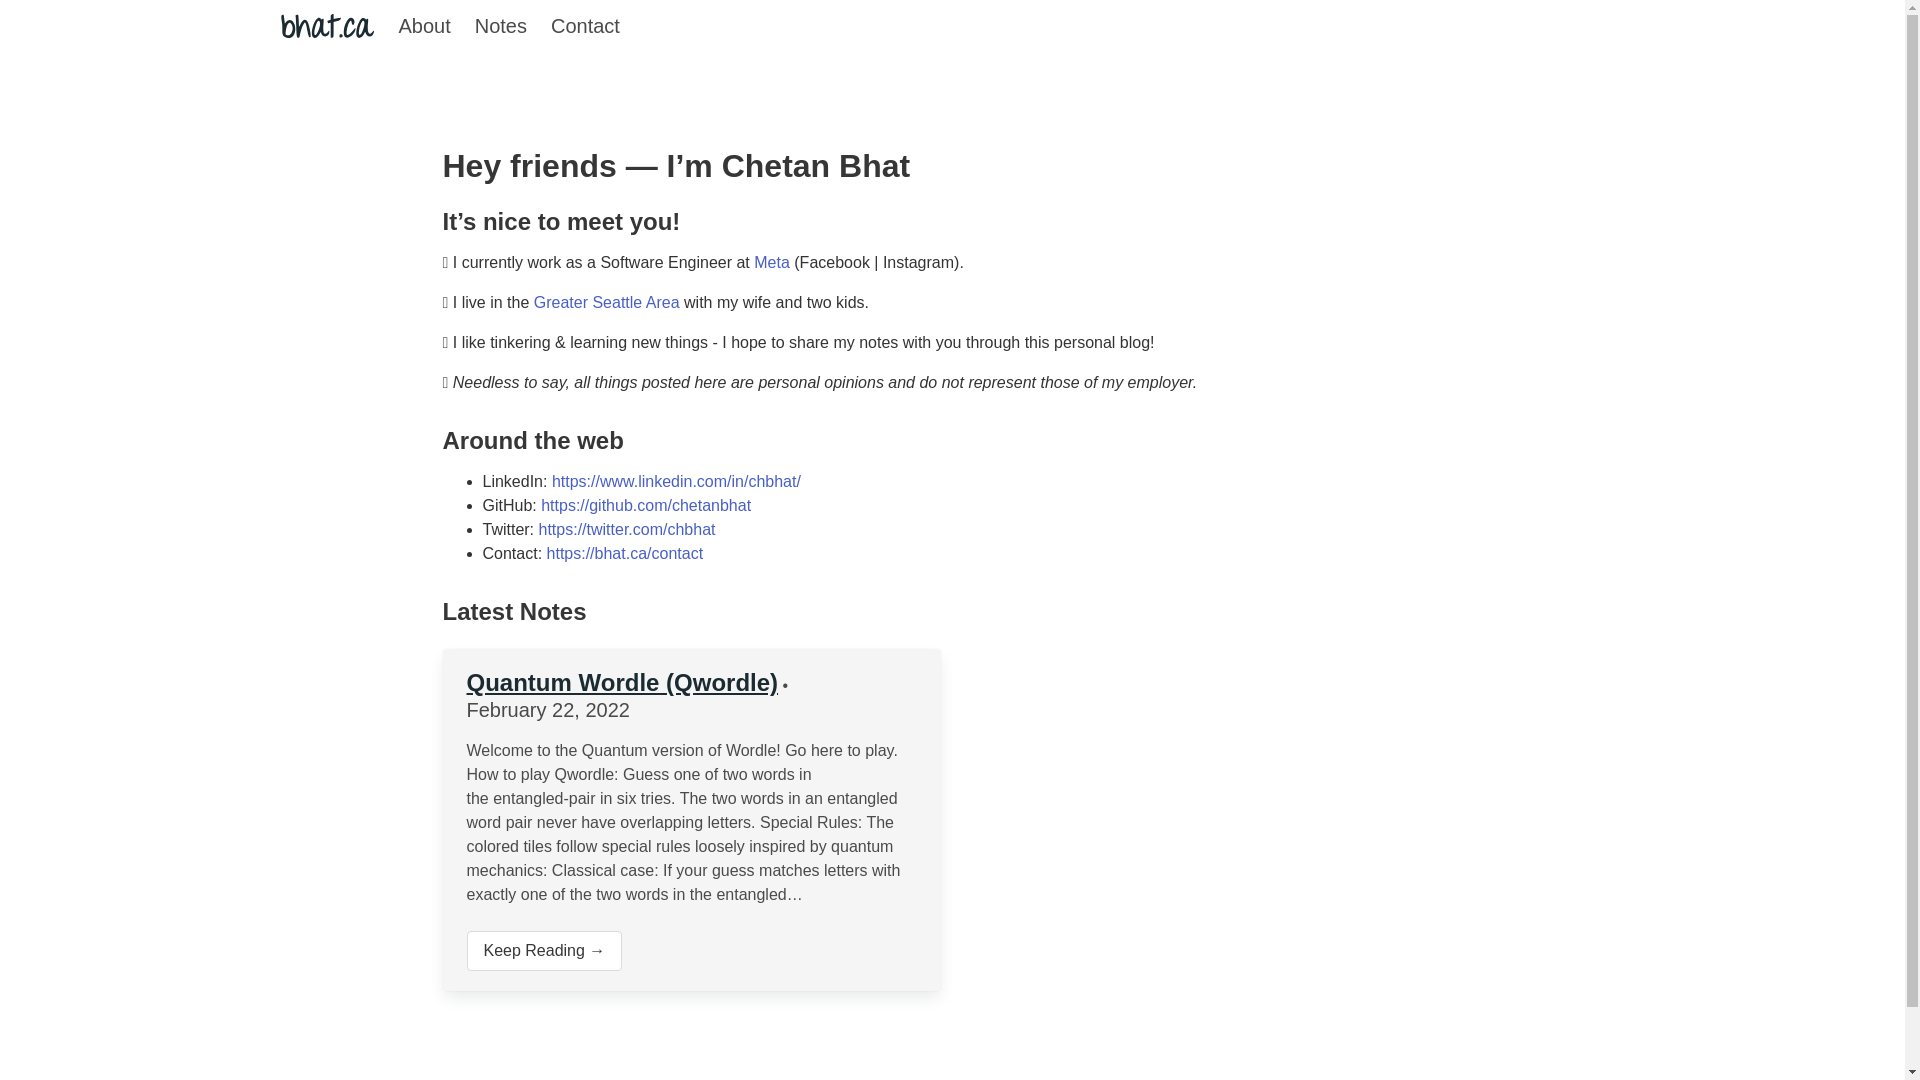 The image size is (1920, 1080). Describe the element at coordinates (500, 26) in the screenshot. I see `'Notes'` at that location.